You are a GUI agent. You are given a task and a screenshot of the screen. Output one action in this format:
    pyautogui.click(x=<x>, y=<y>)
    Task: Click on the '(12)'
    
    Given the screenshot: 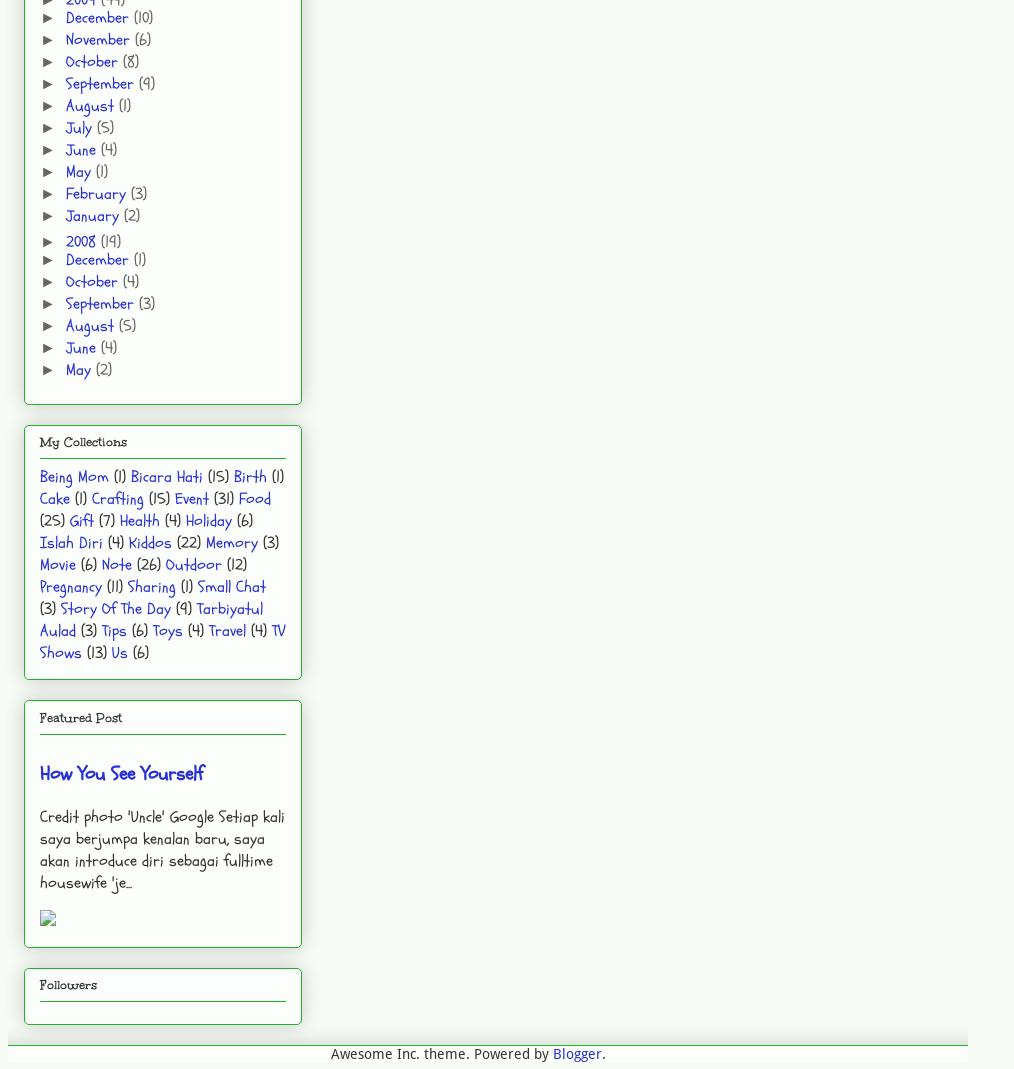 What is the action you would take?
    pyautogui.click(x=235, y=564)
    